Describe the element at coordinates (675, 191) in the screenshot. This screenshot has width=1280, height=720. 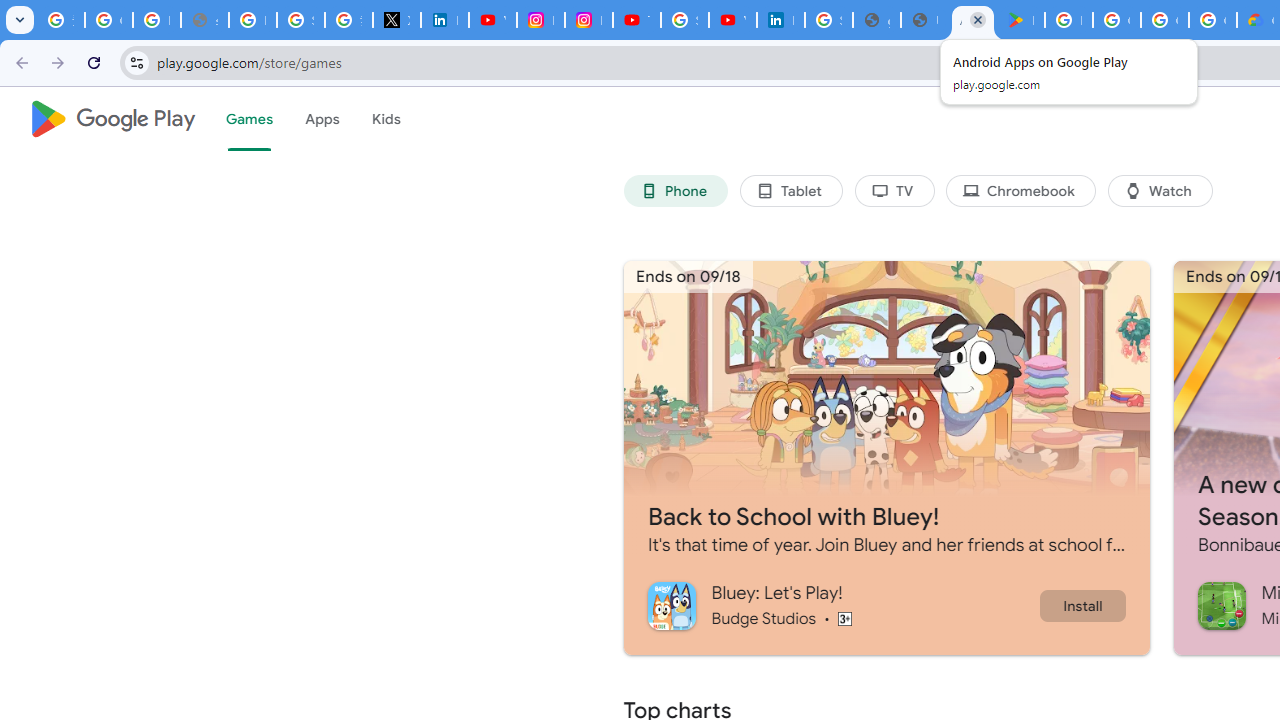
I see `'Phone'` at that location.